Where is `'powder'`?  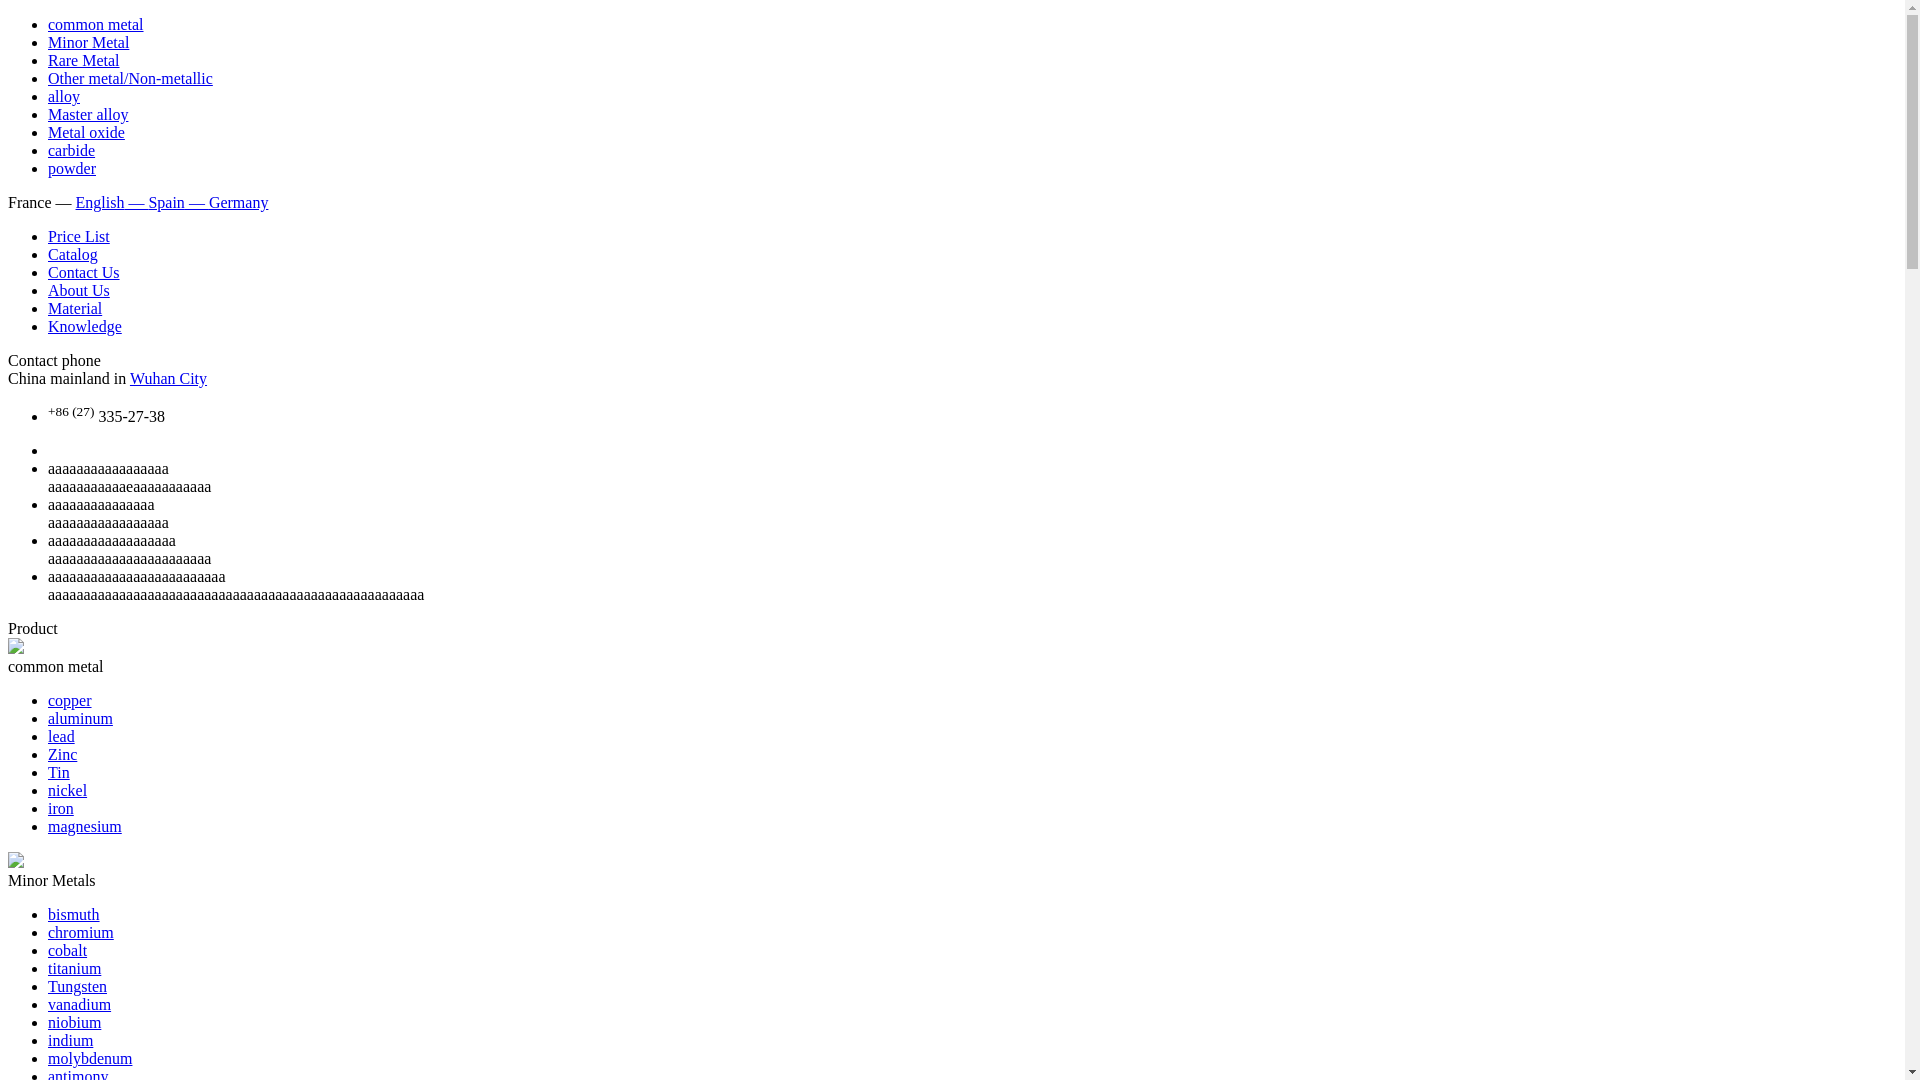 'powder' is located at coordinates (72, 167).